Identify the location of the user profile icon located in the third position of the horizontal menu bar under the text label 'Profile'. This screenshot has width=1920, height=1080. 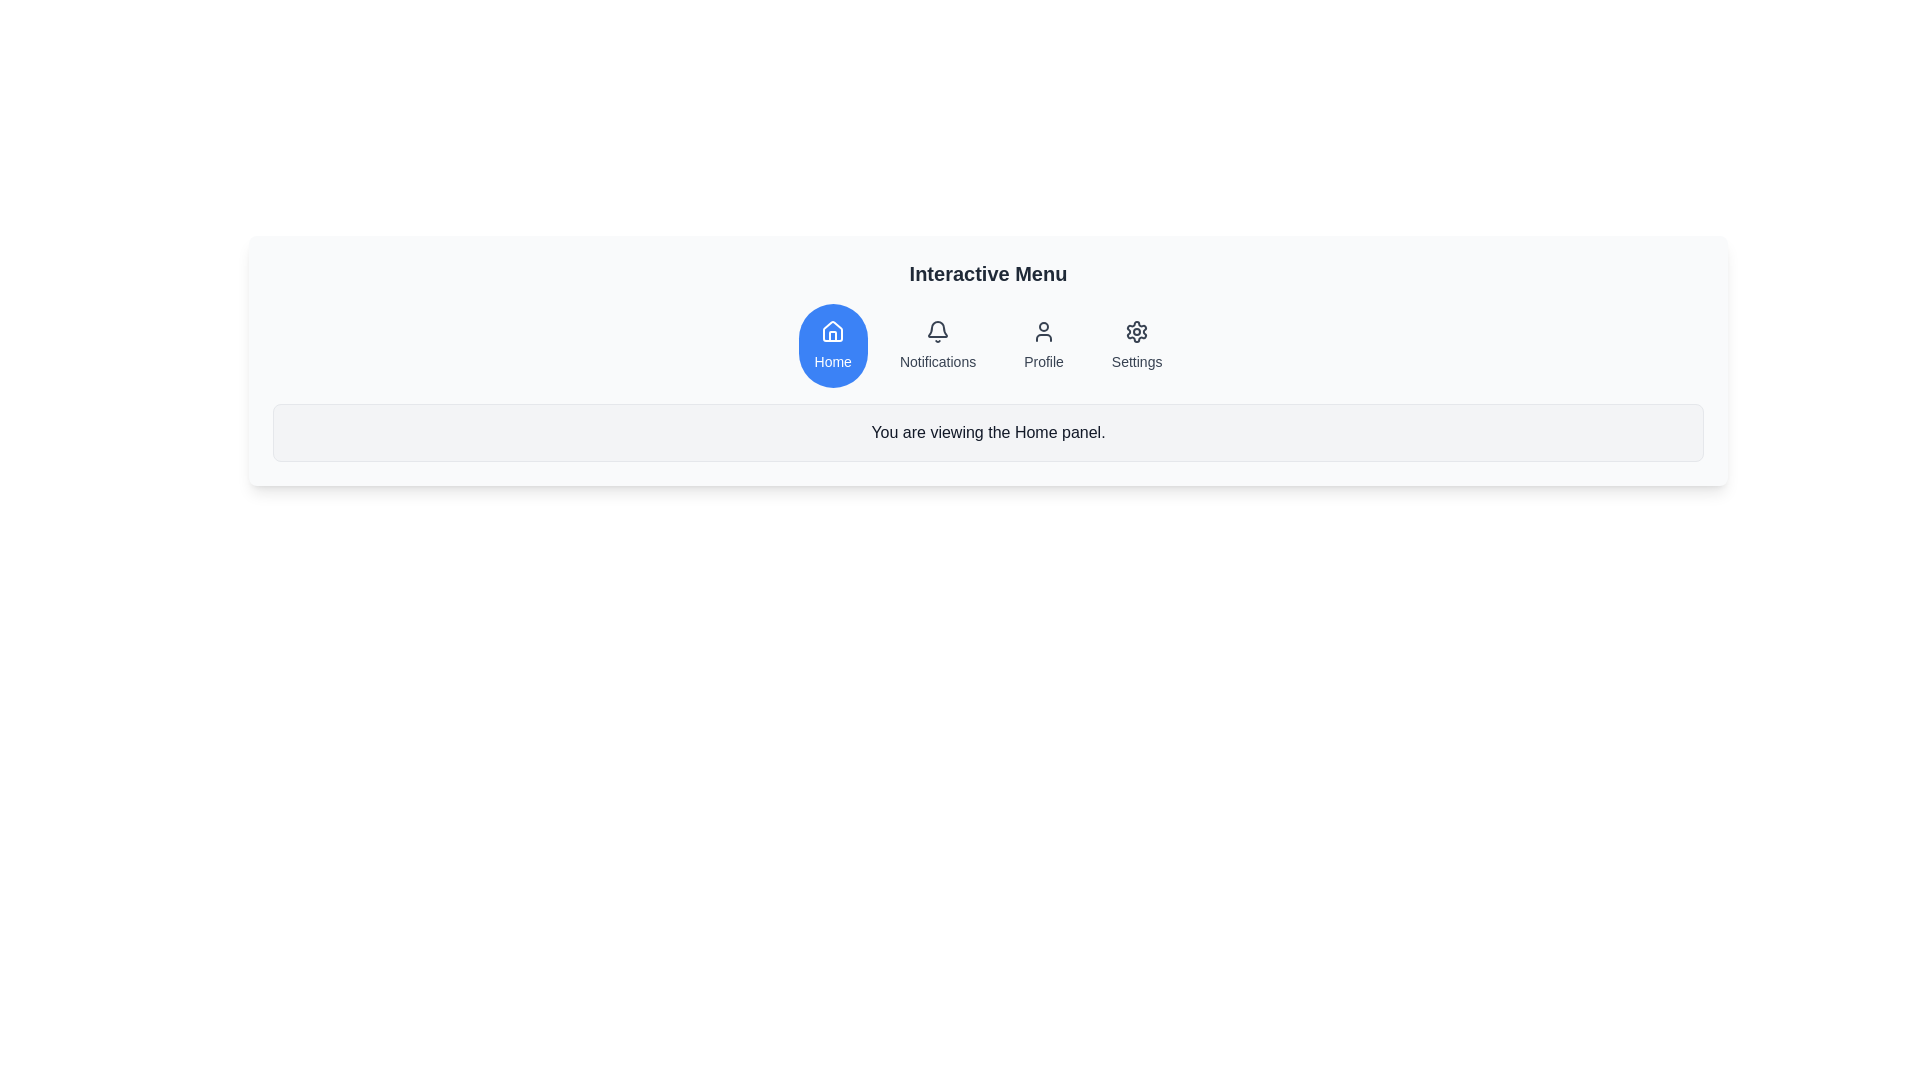
(1043, 330).